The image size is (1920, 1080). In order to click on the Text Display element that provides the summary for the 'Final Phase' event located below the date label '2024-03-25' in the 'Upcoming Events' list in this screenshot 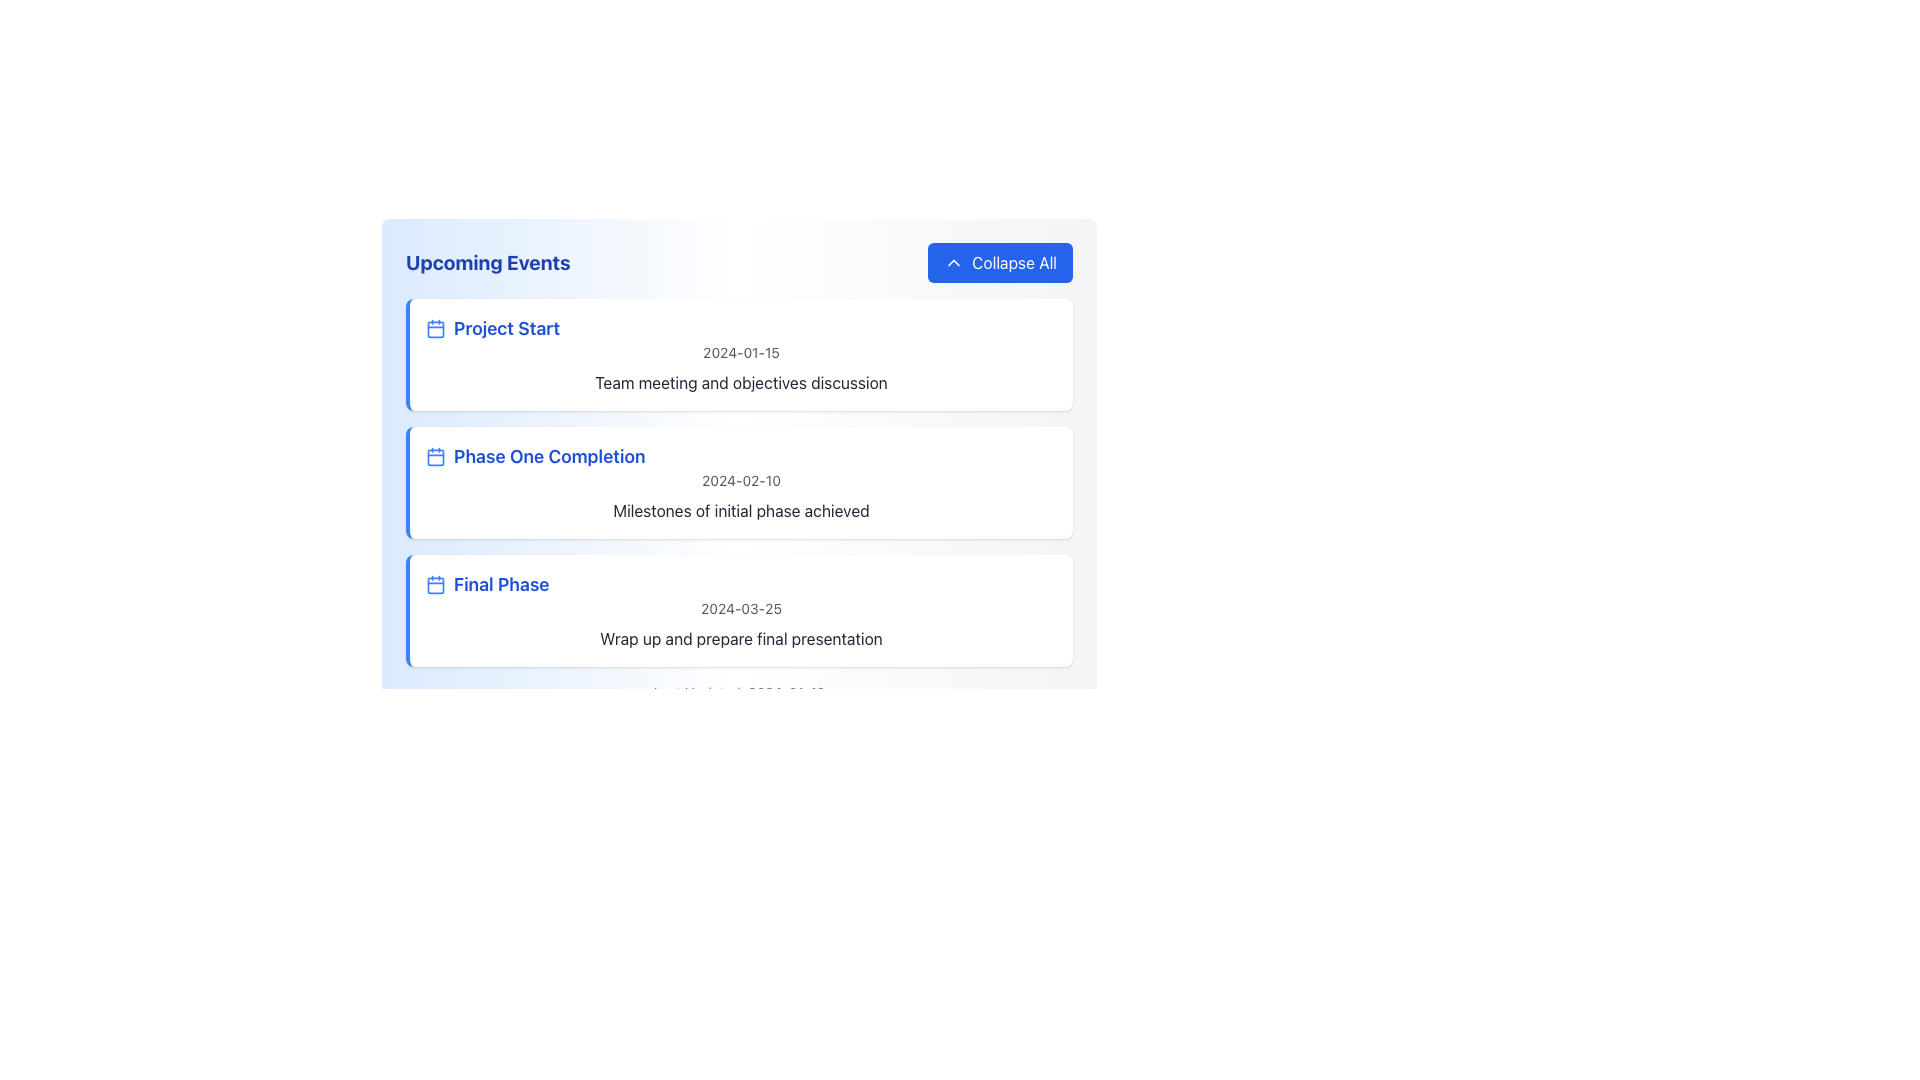, I will do `click(740, 639)`.